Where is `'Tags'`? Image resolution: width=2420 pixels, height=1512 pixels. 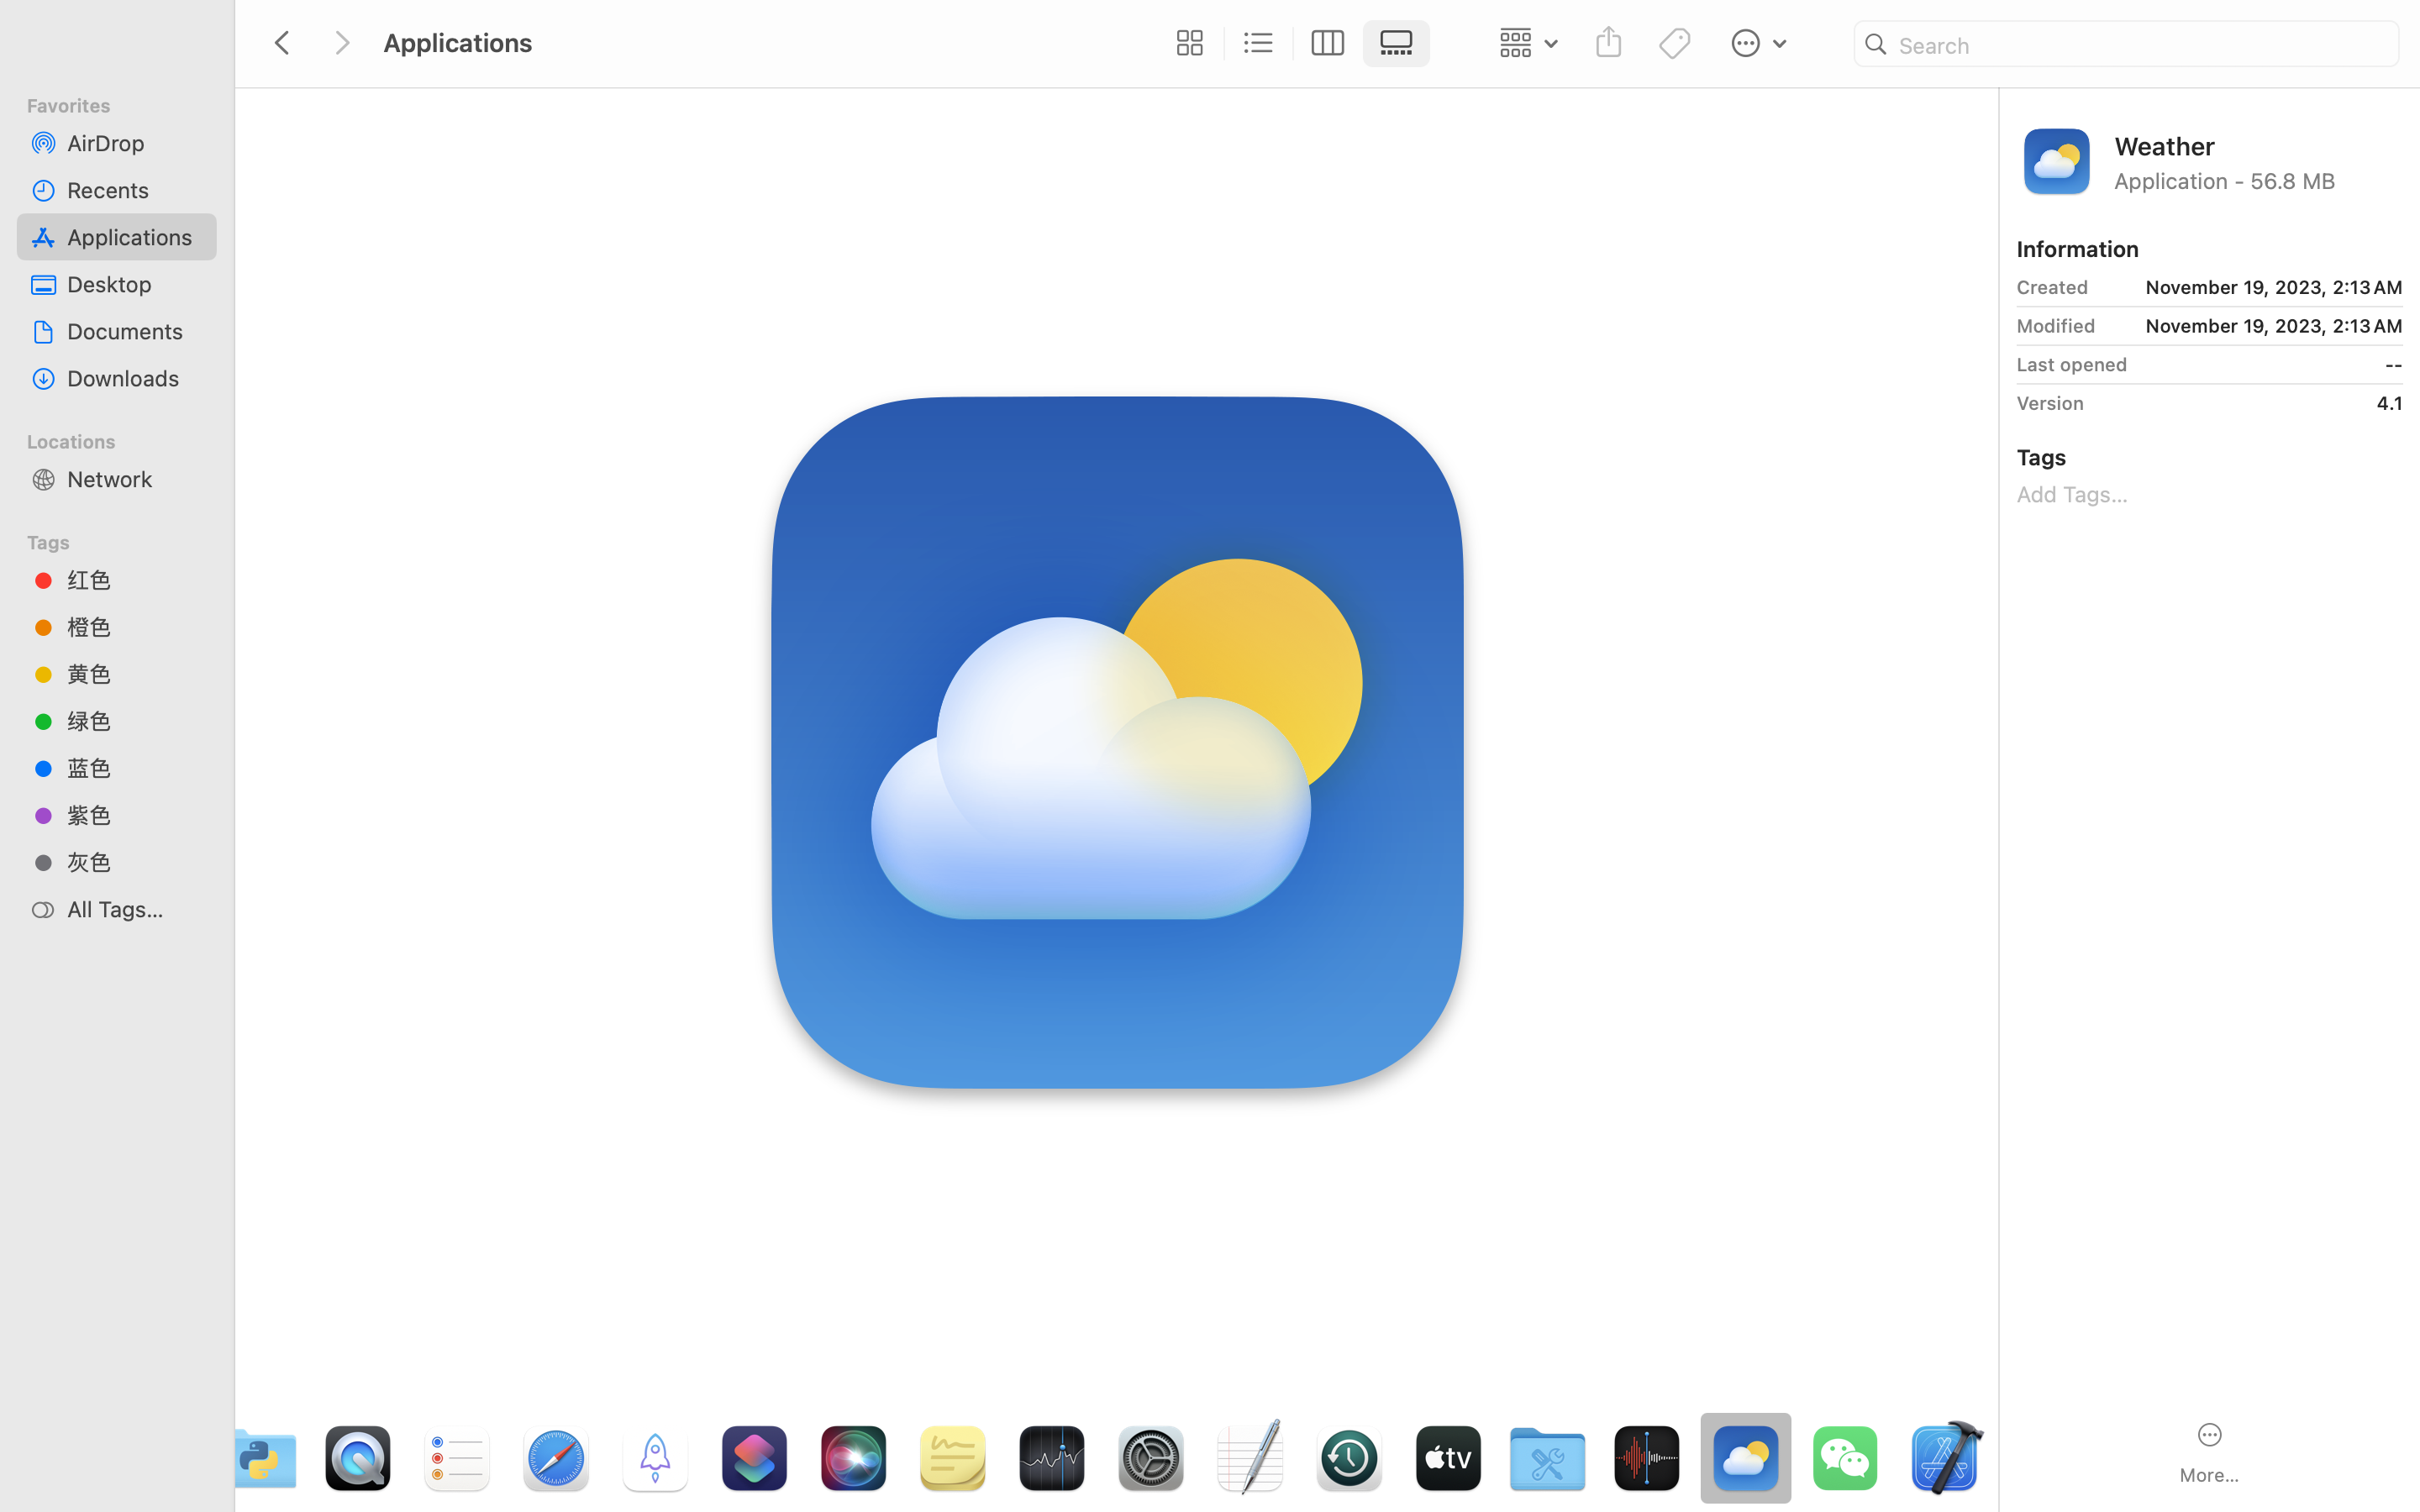
'Tags' is located at coordinates (125, 538).